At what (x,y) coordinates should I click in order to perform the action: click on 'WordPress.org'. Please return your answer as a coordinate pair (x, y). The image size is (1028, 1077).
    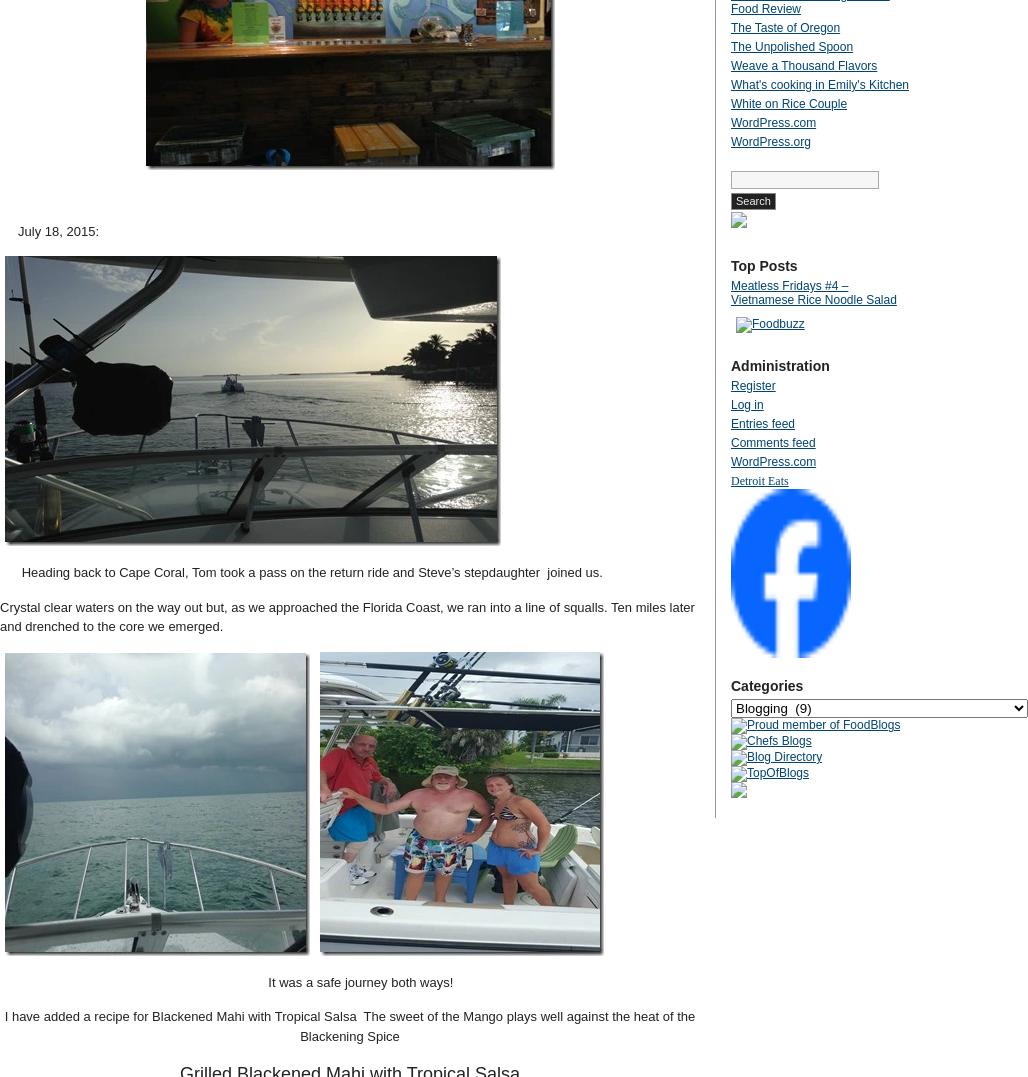
    Looking at the image, I should click on (769, 141).